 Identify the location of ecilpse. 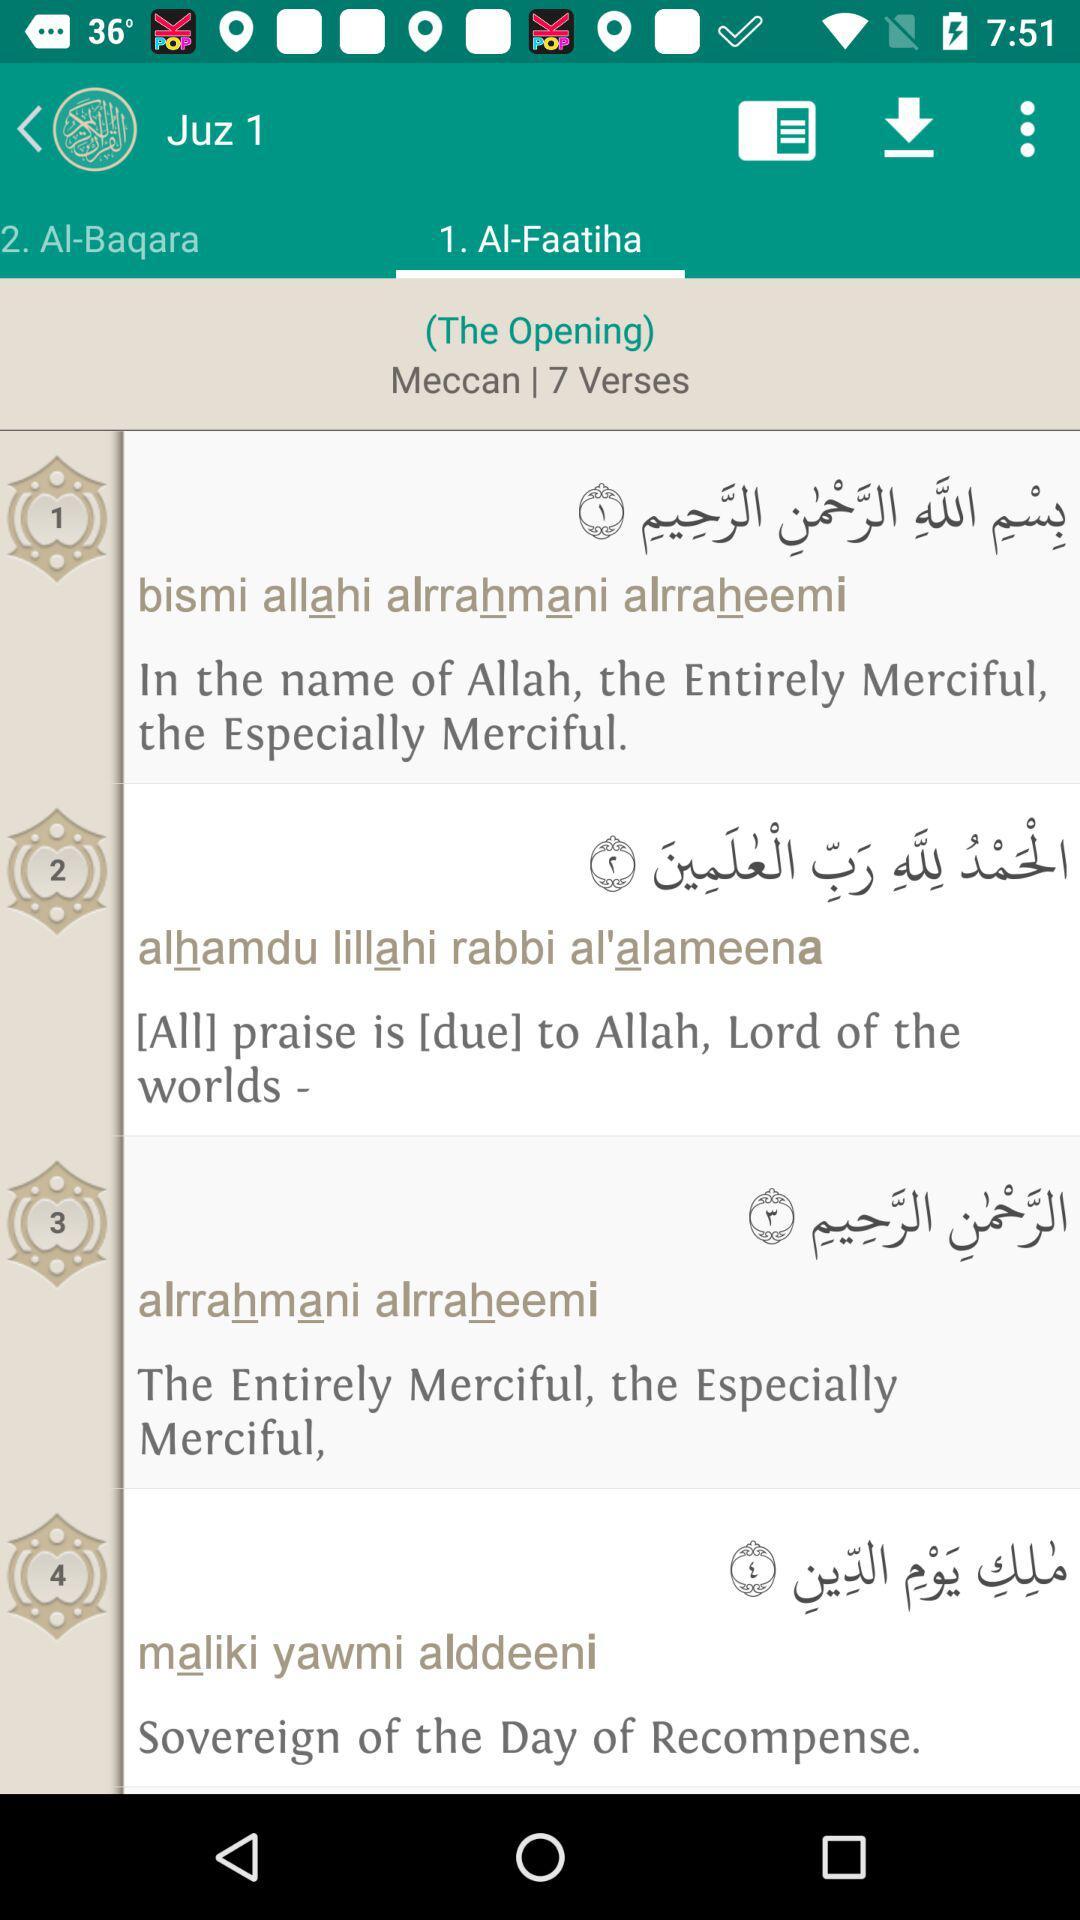
(1027, 127).